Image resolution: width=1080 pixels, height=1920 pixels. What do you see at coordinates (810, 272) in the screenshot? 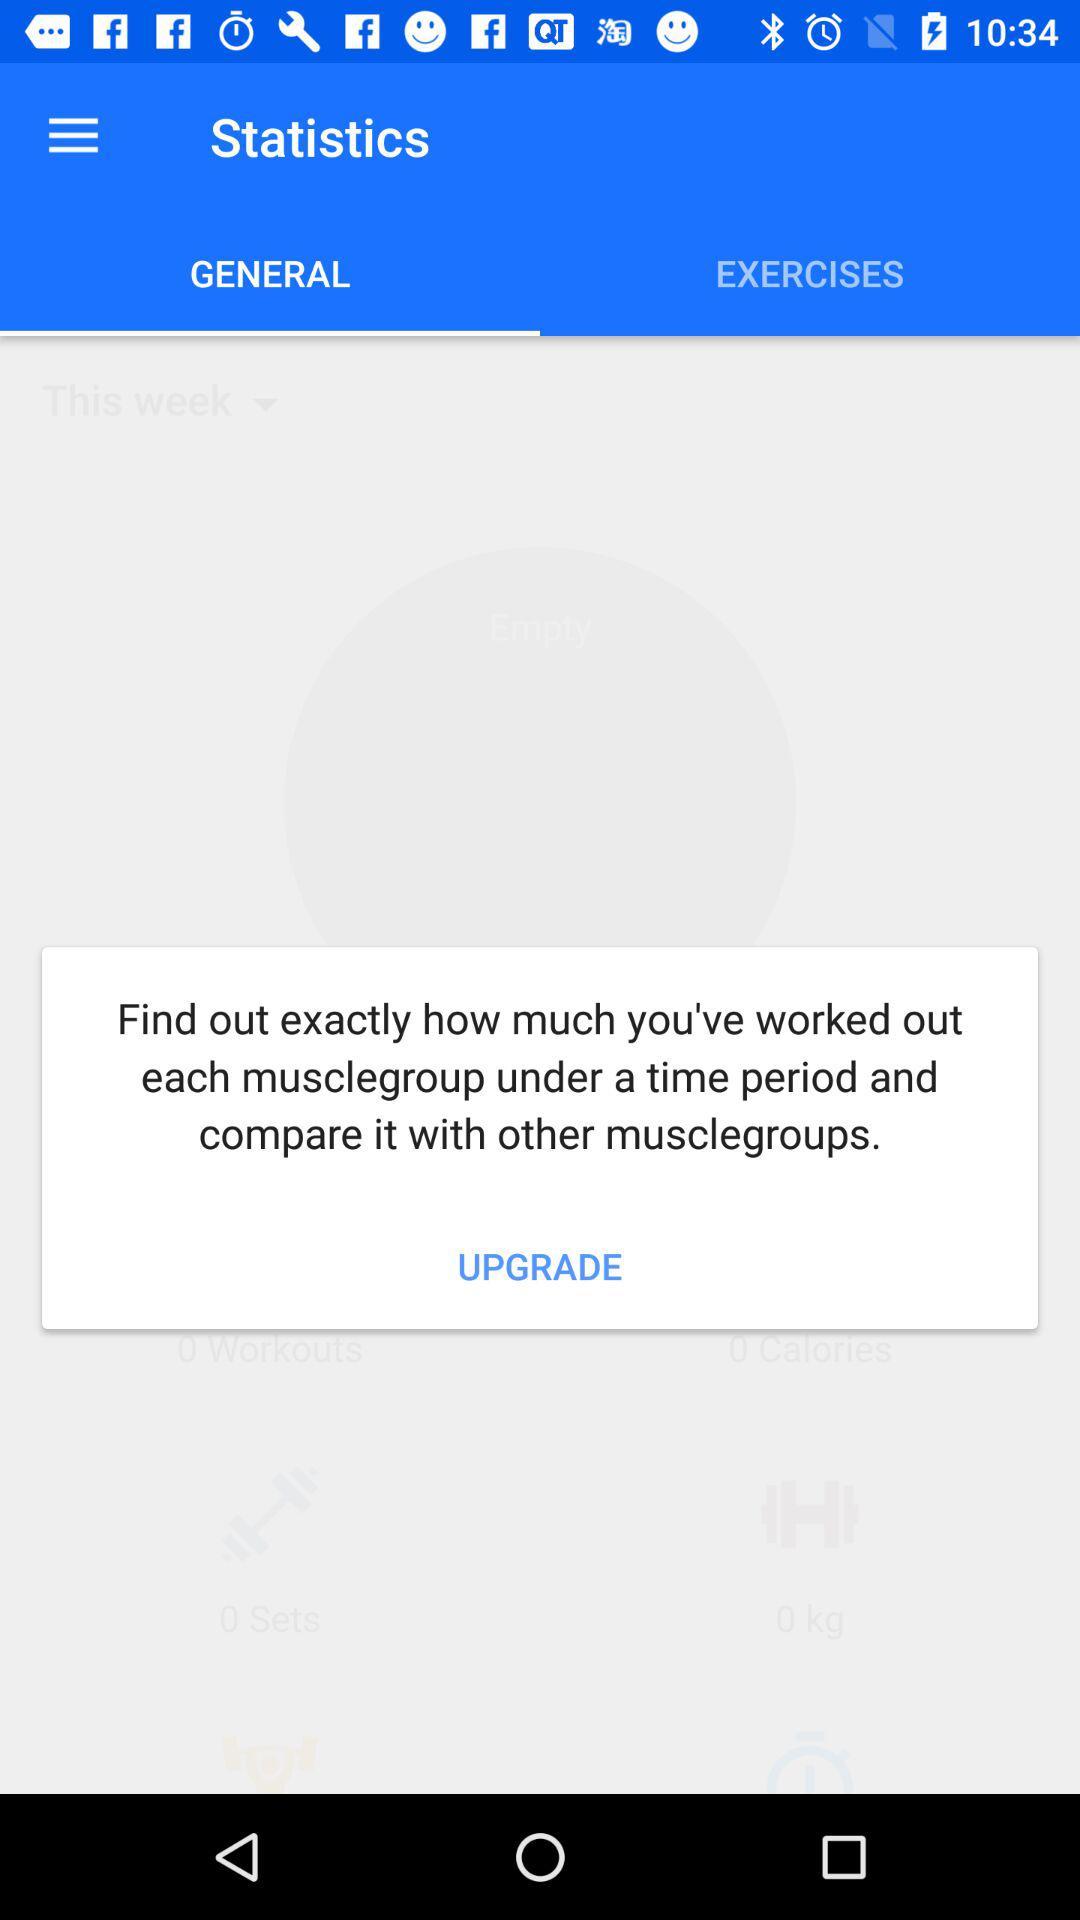
I see `the exercises icon` at bounding box center [810, 272].